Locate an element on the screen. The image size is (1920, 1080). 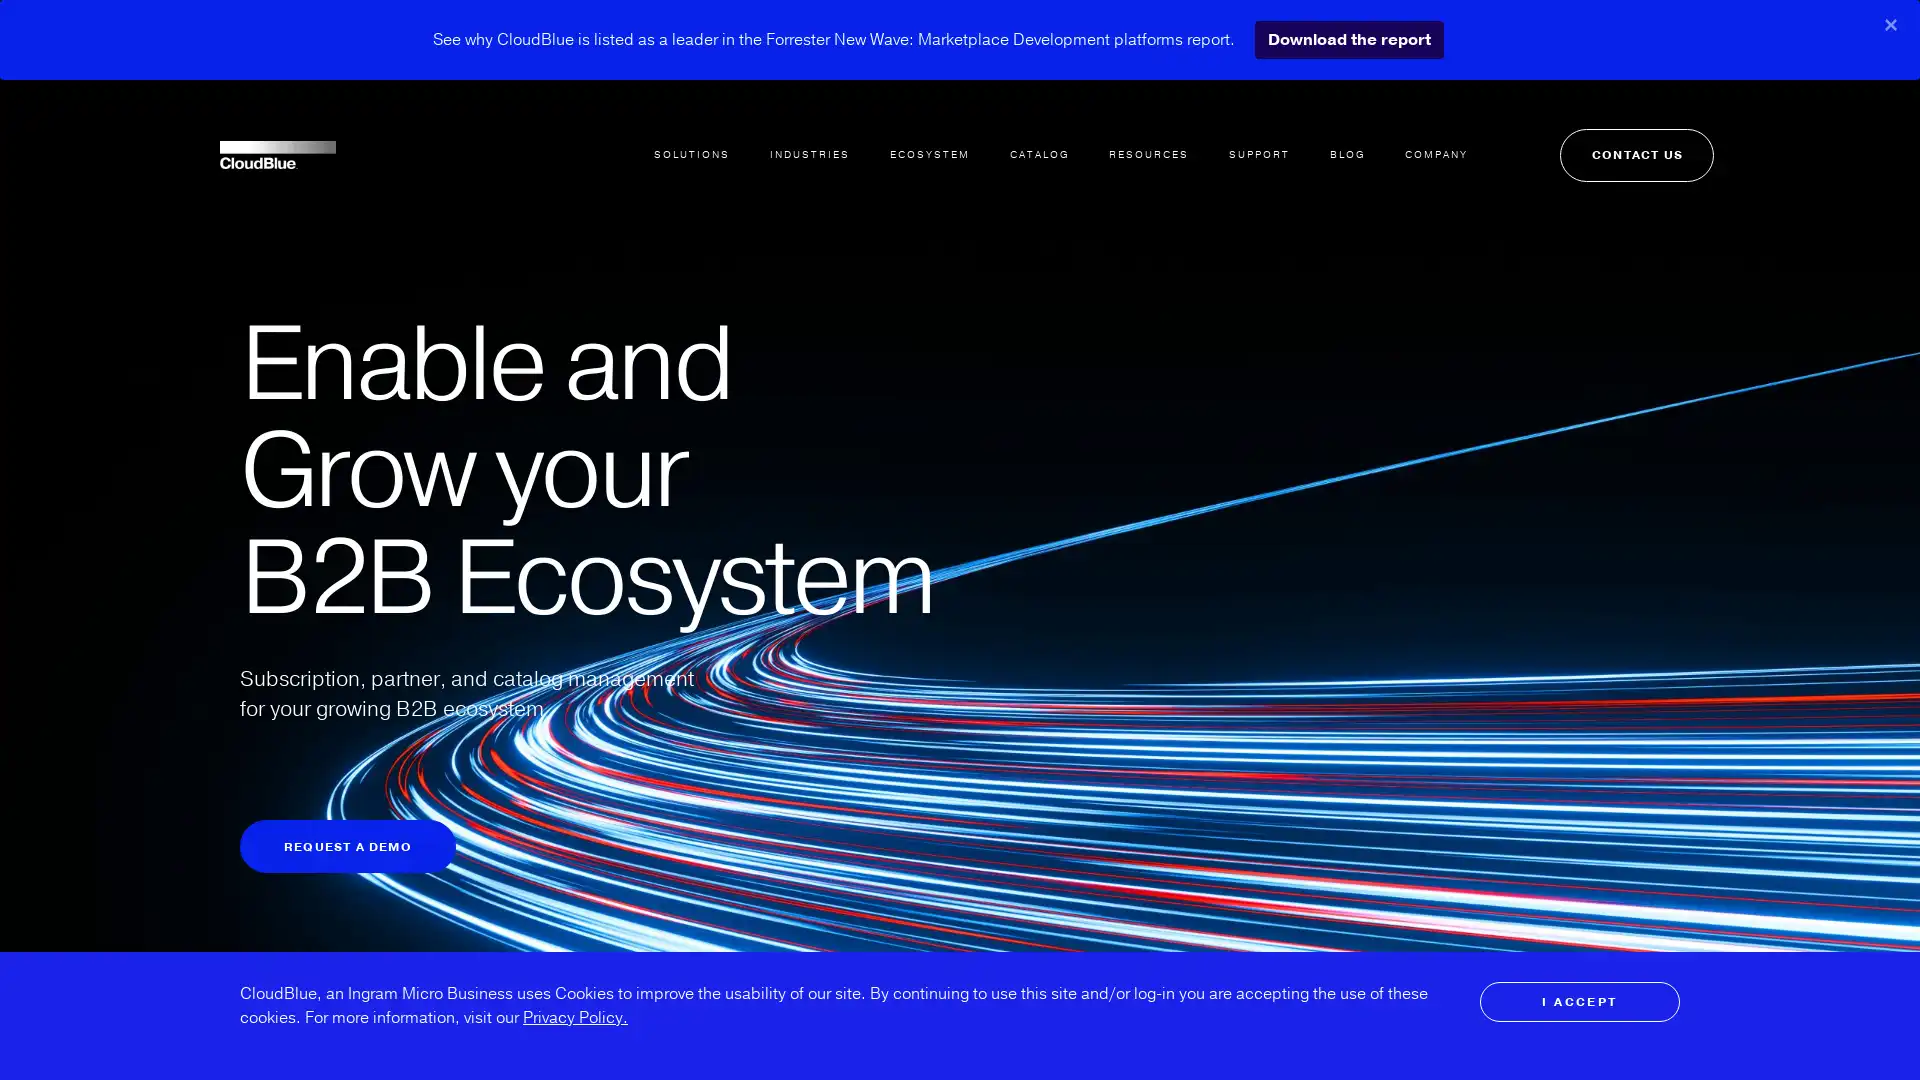
Close is located at coordinates (1890, 24).